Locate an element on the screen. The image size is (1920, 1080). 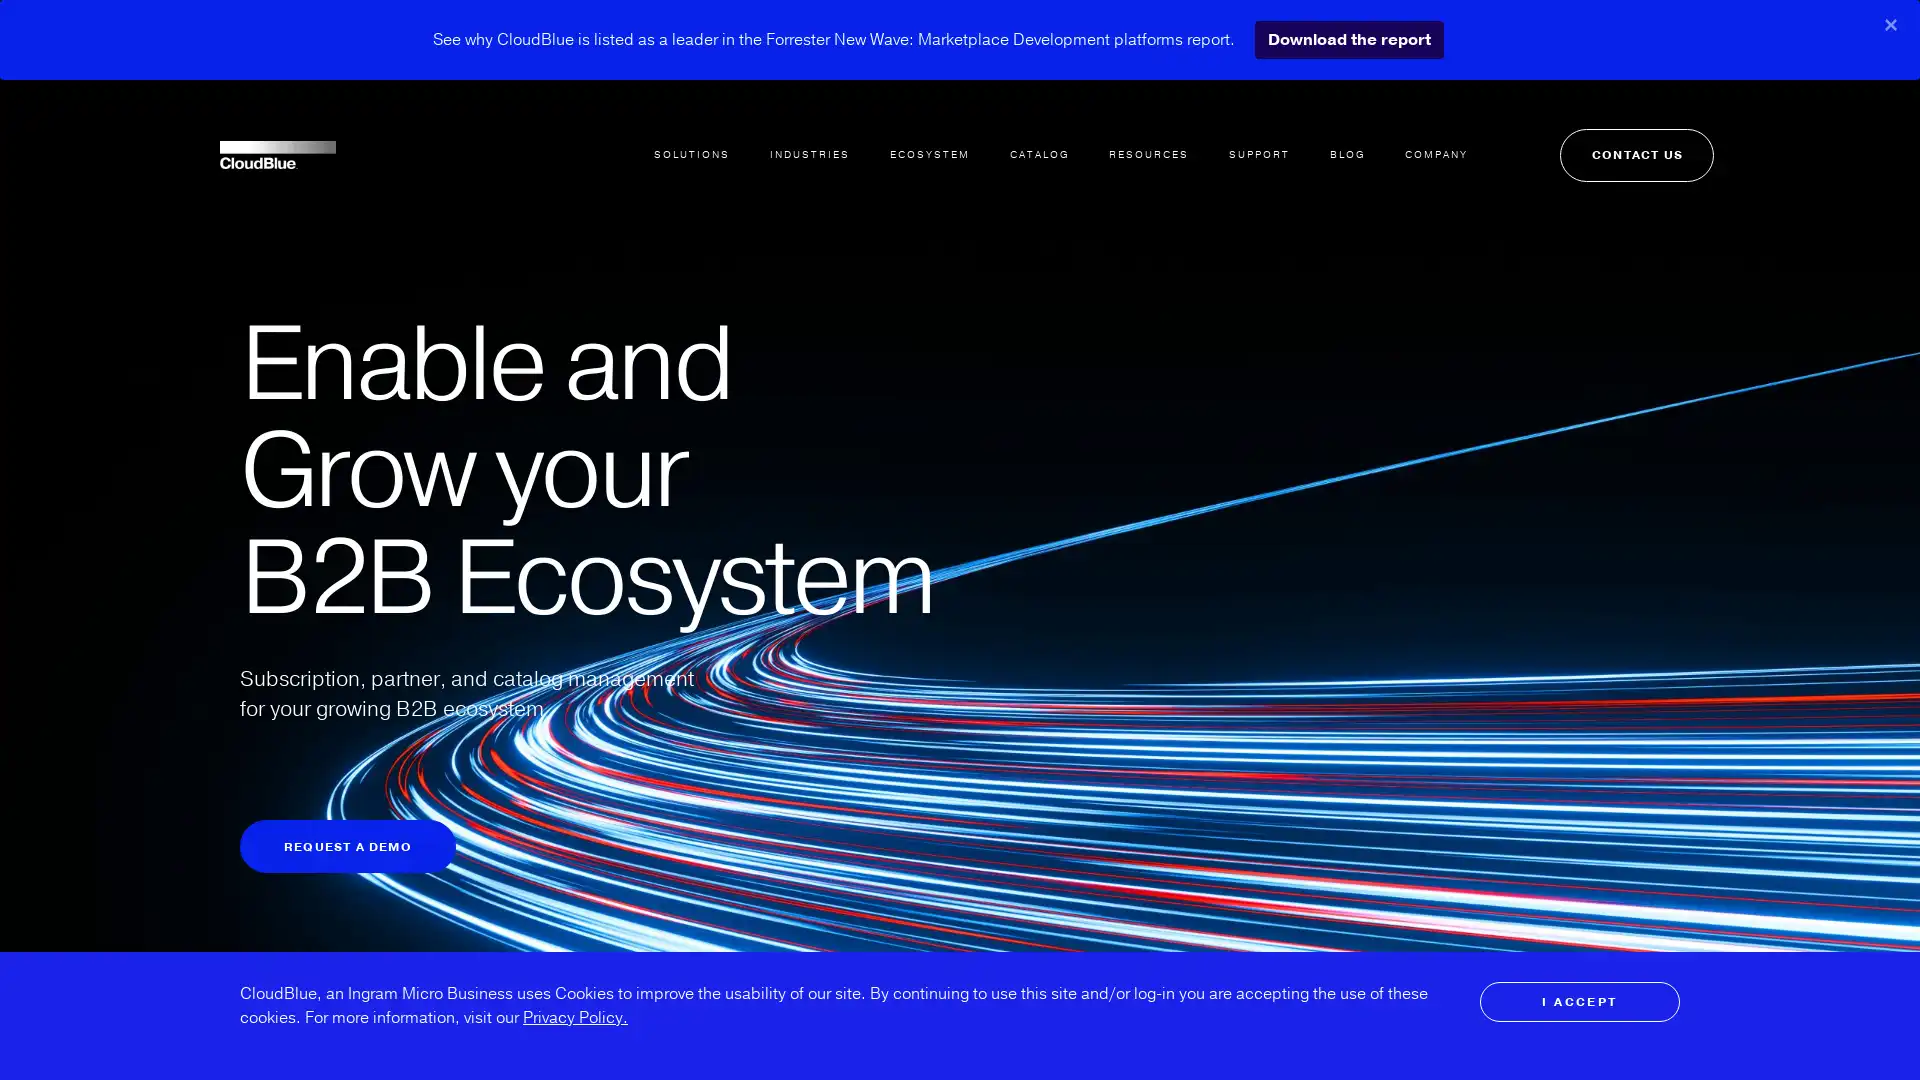
Close is located at coordinates (1890, 24).